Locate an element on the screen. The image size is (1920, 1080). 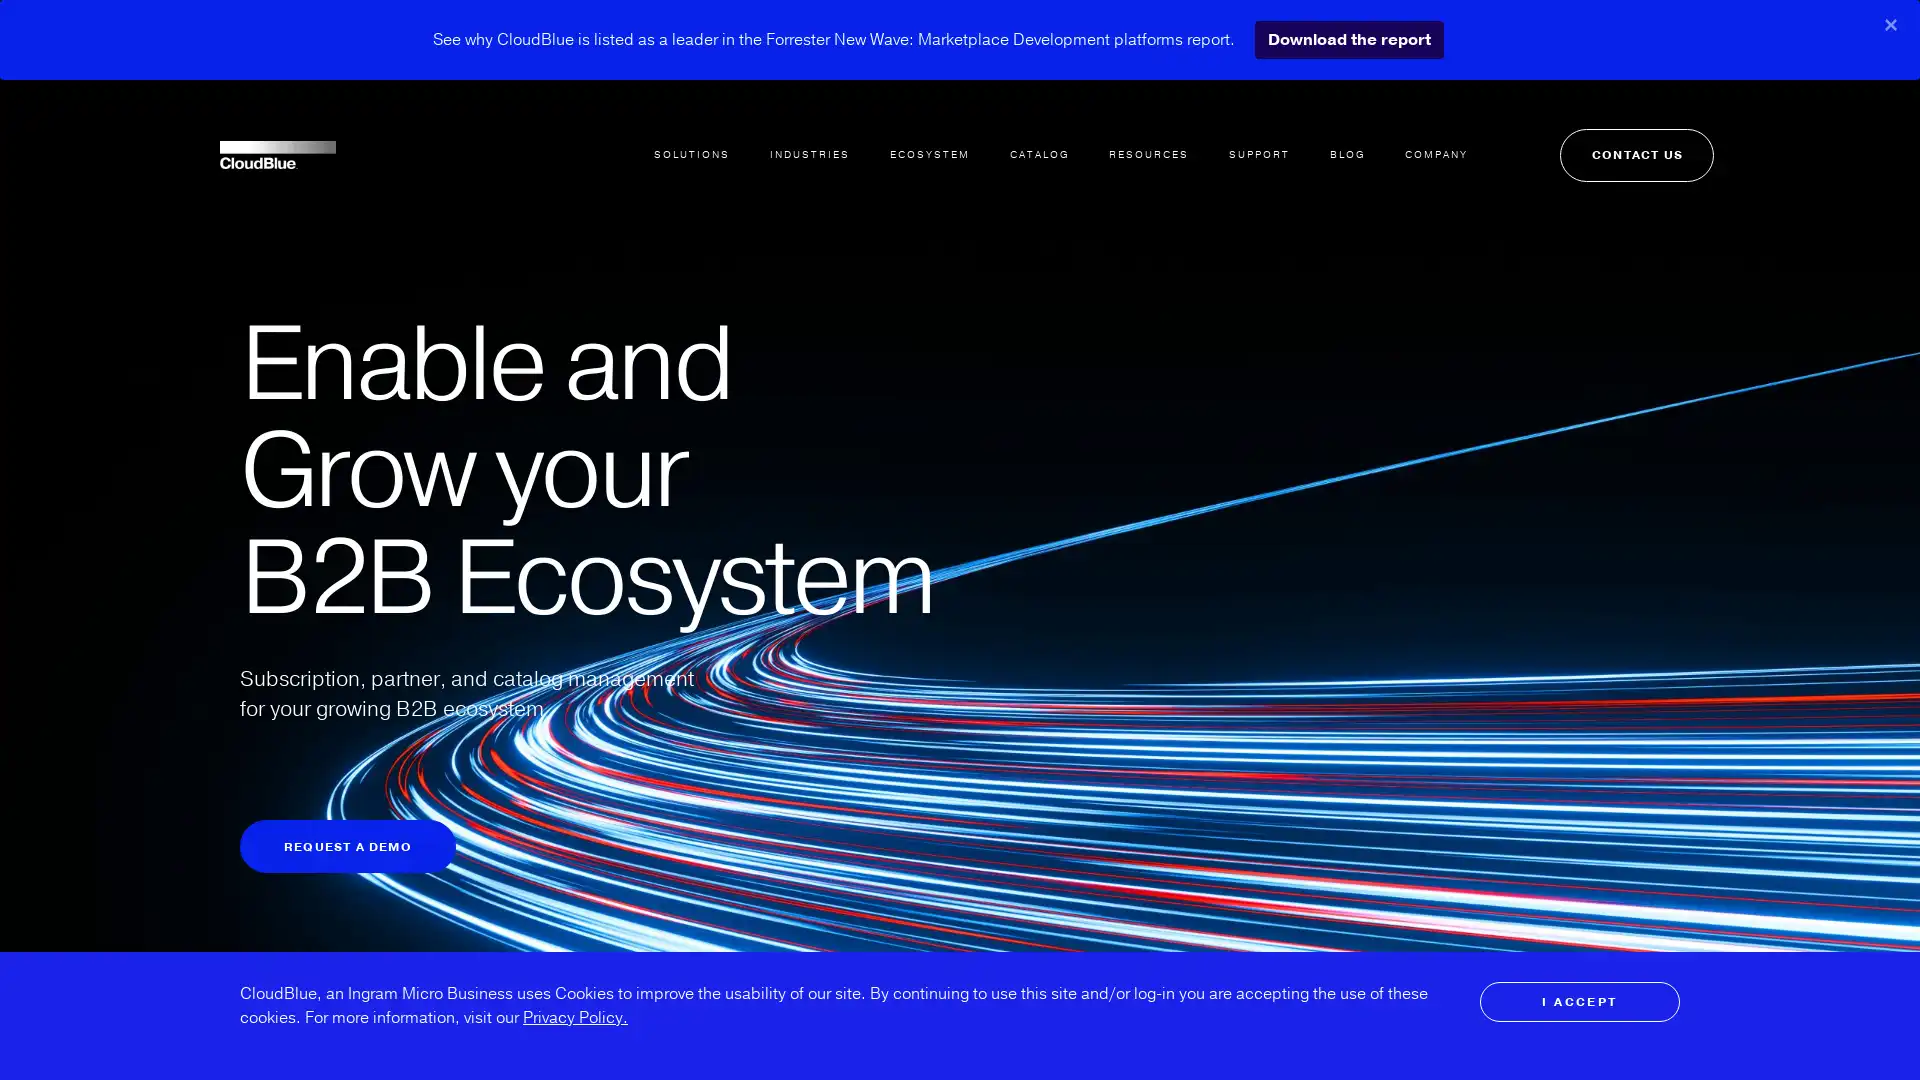
Close is located at coordinates (1890, 24).